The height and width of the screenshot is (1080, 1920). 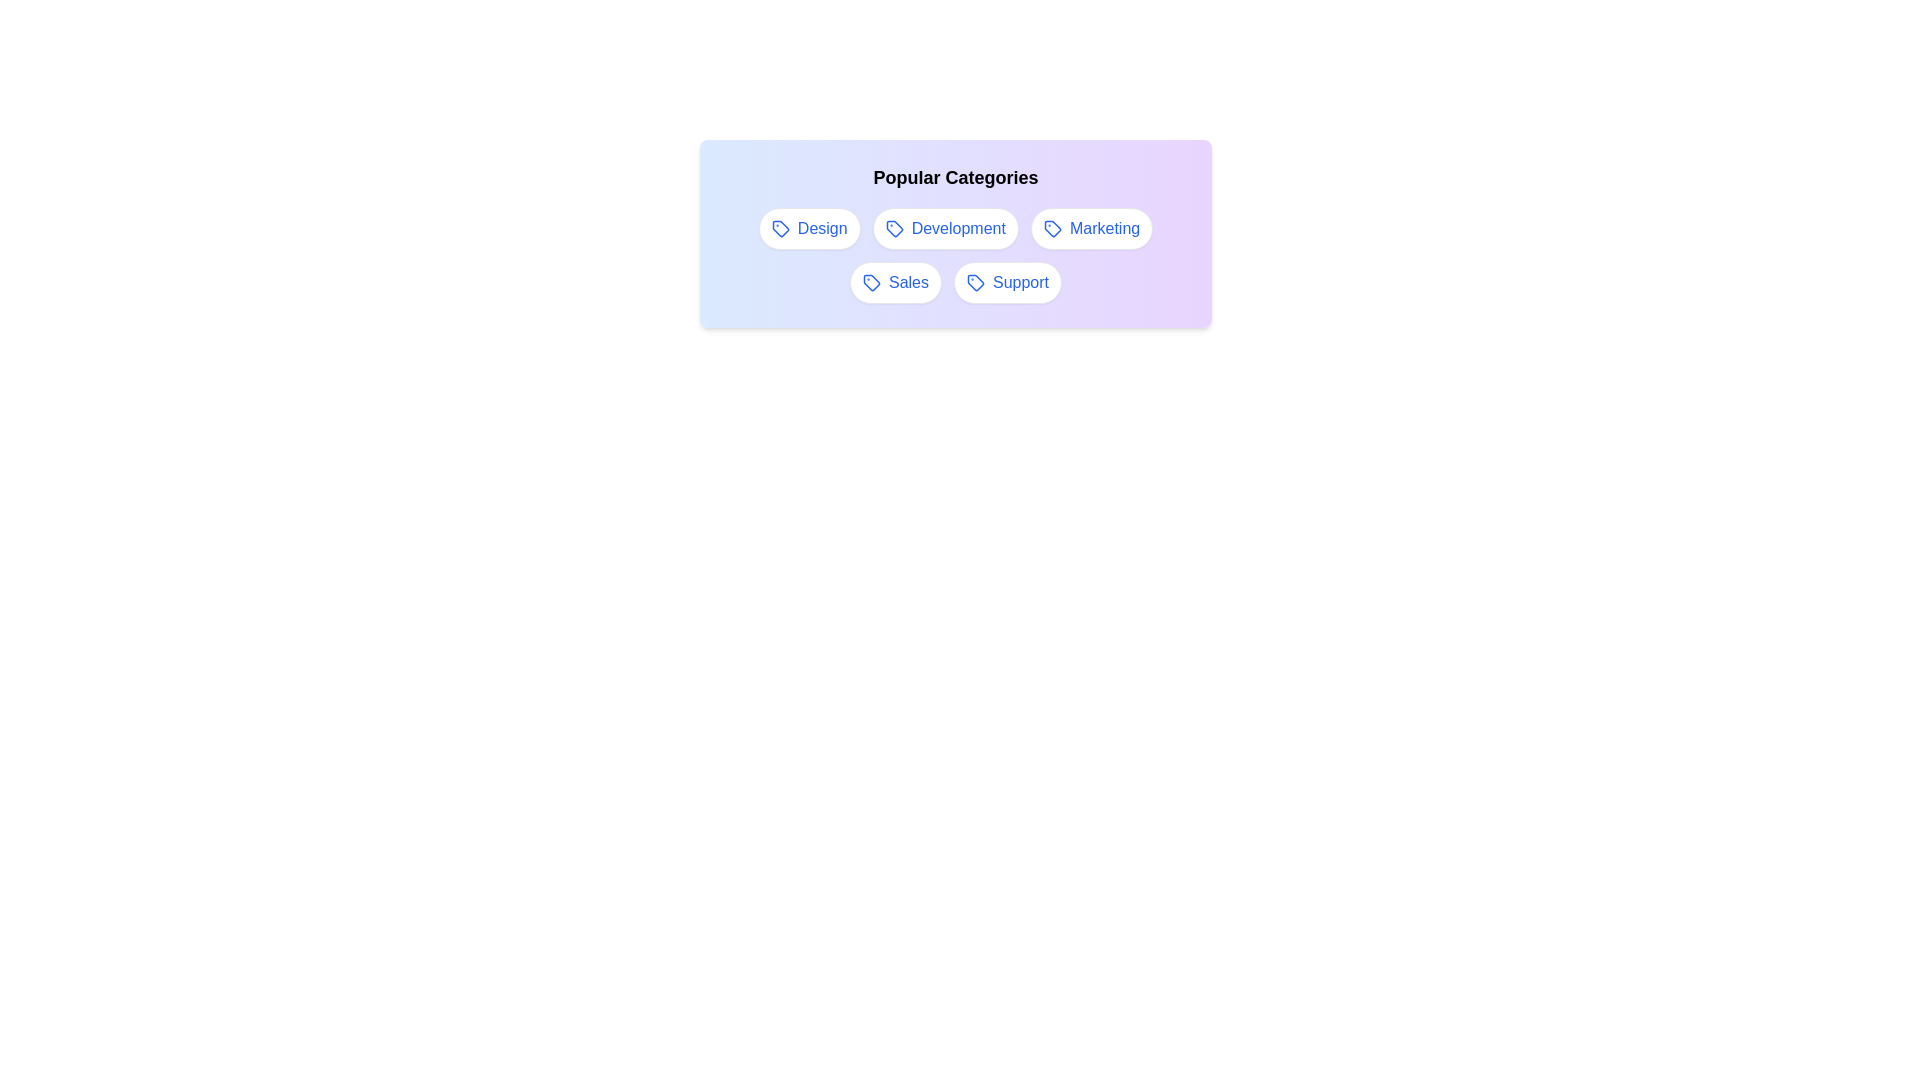 What do you see at coordinates (1008, 282) in the screenshot?
I see `the Support tag to select it` at bounding box center [1008, 282].